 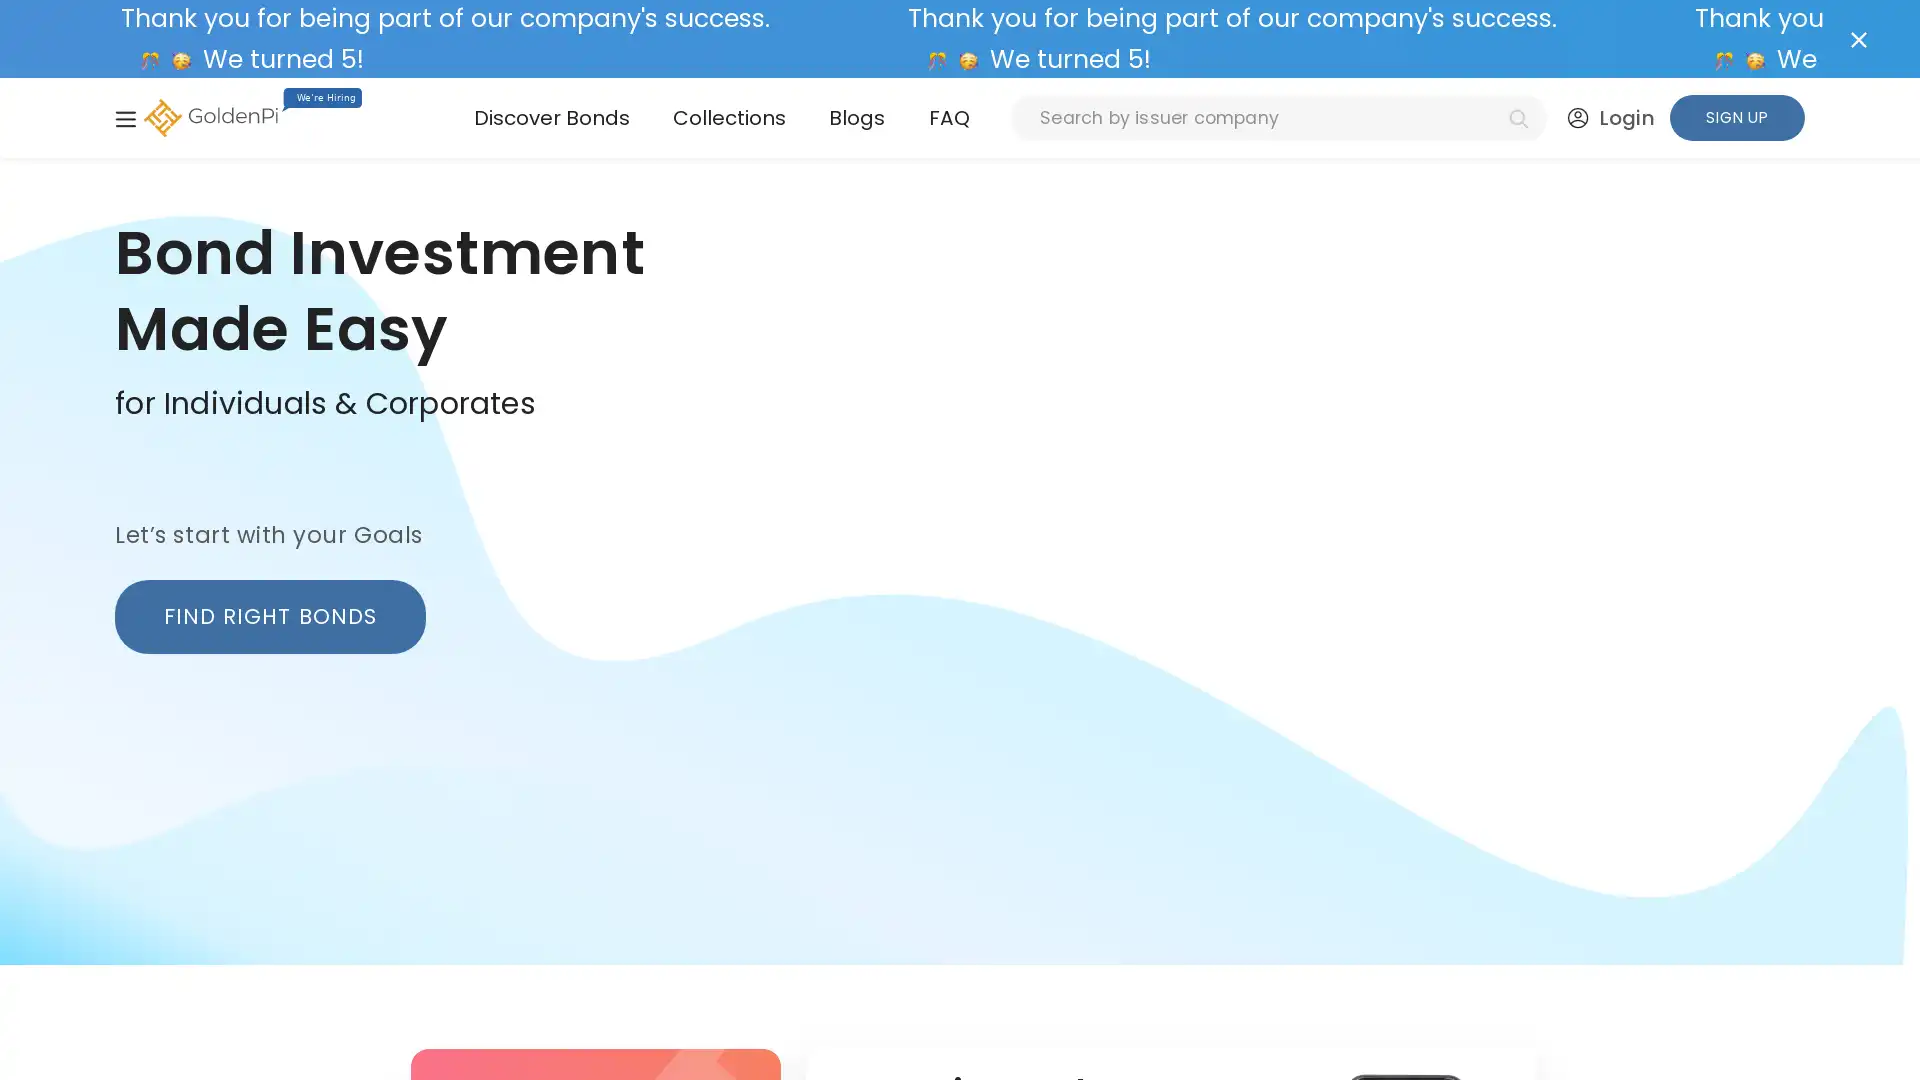 What do you see at coordinates (124, 118) in the screenshot?
I see `open` at bounding box center [124, 118].